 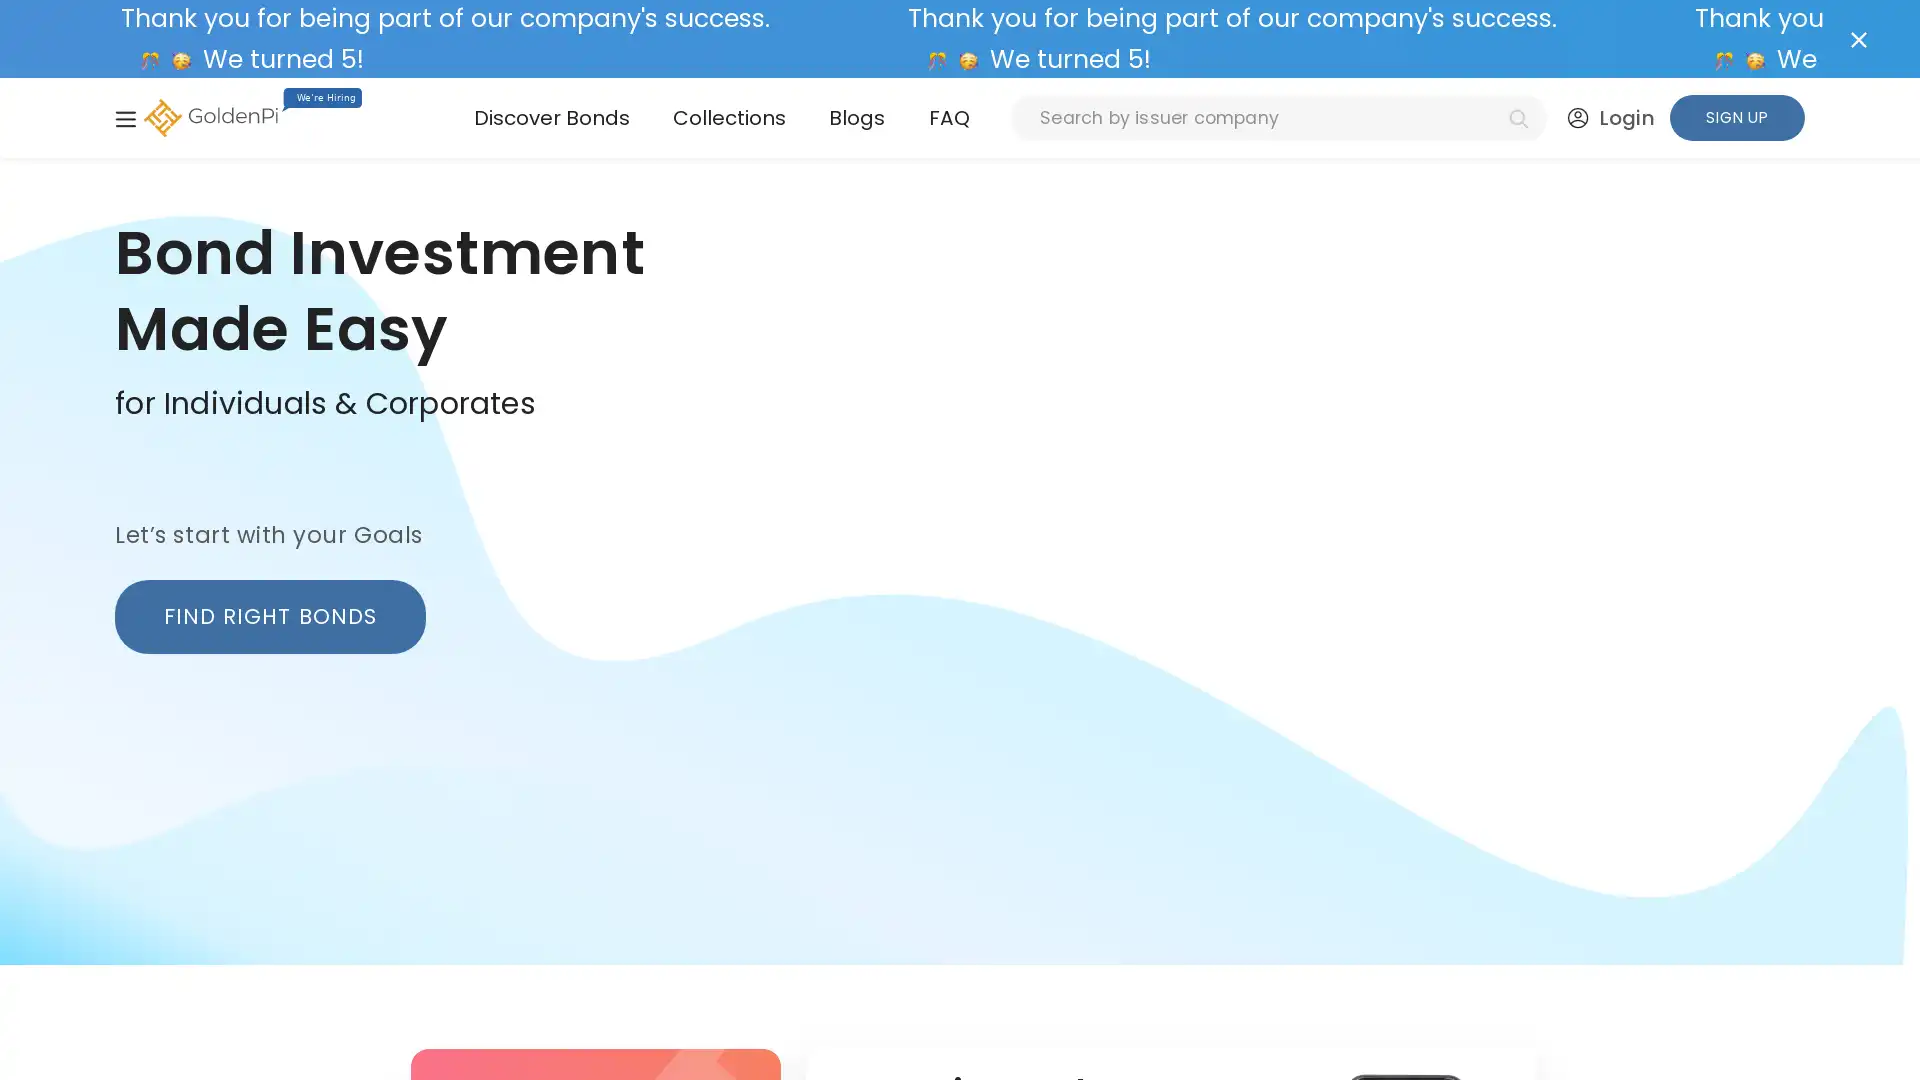 What do you see at coordinates (124, 118) in the screenshot?
I see `open` at bounding box center [124, 118].